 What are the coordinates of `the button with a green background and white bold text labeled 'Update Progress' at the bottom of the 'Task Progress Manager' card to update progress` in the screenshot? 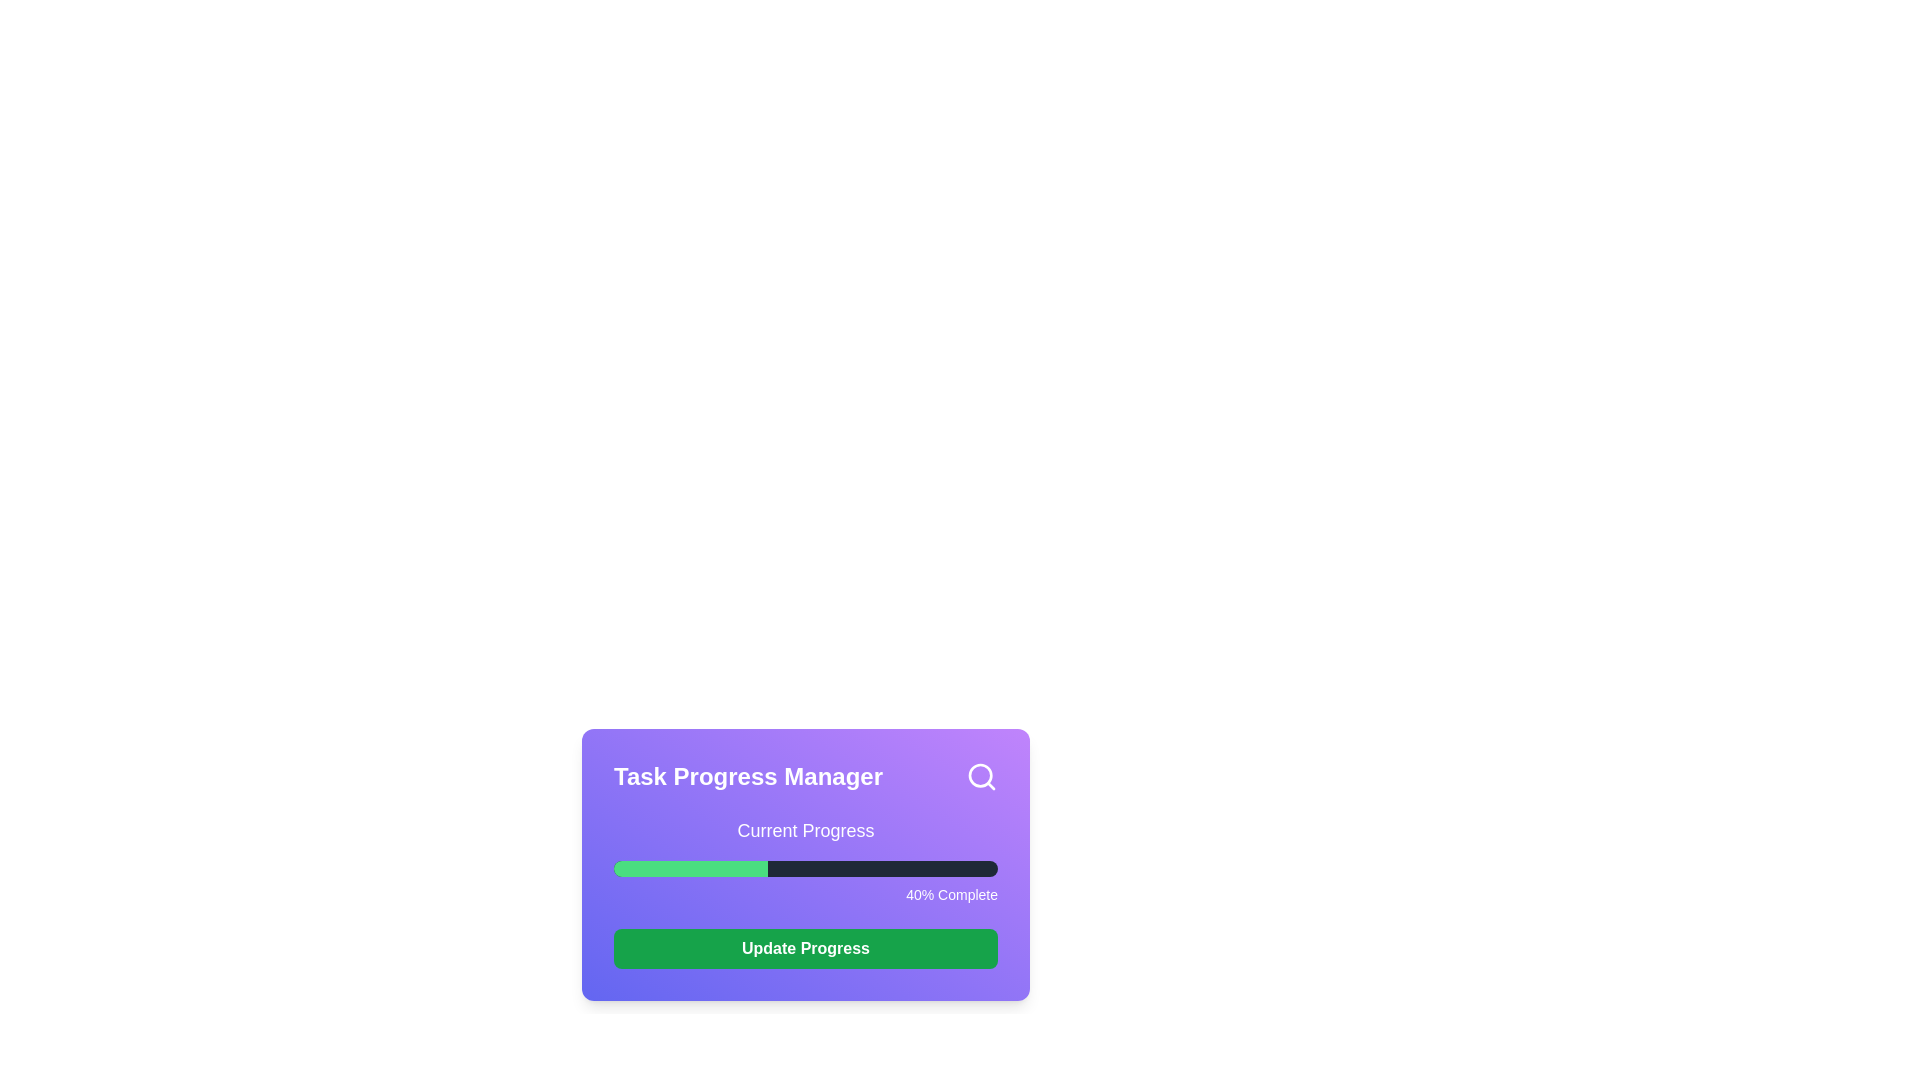 It's located at (806, 947).